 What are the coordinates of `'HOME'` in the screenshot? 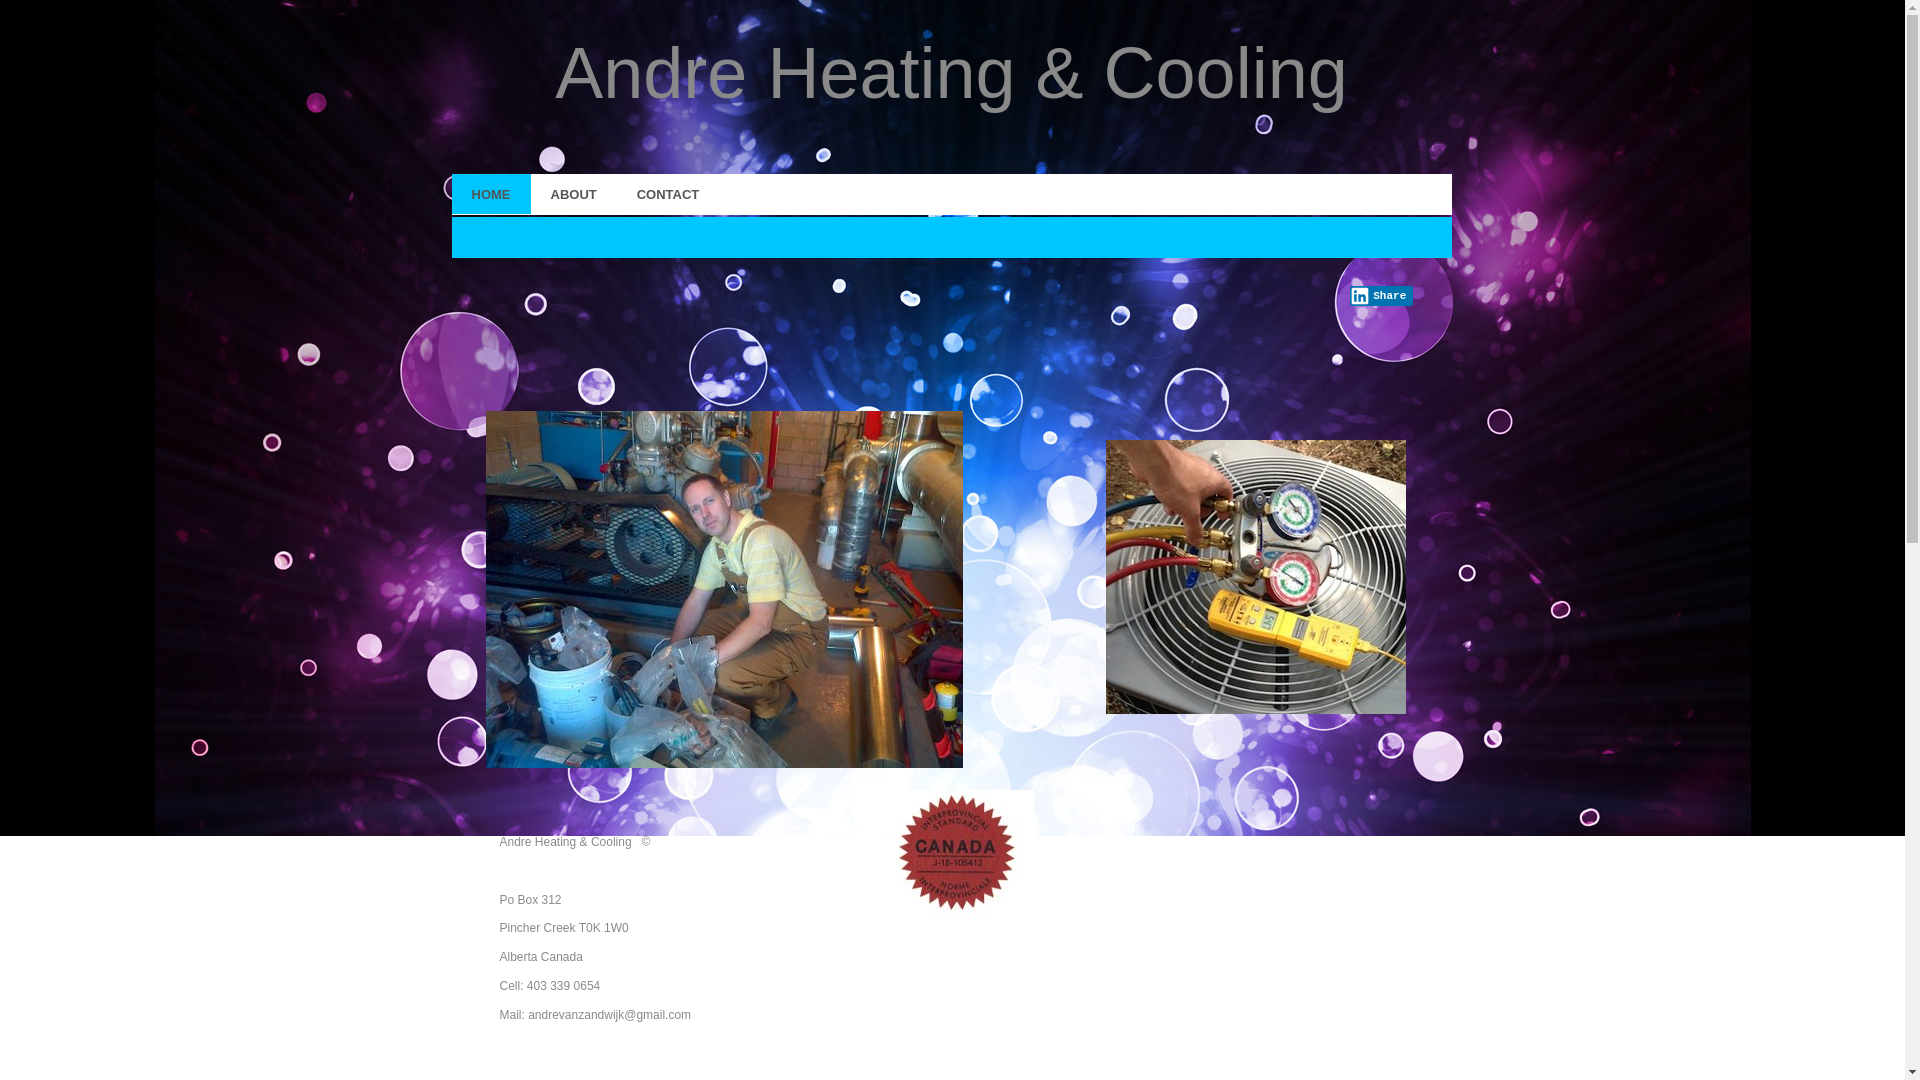 It's located at (450, 193).